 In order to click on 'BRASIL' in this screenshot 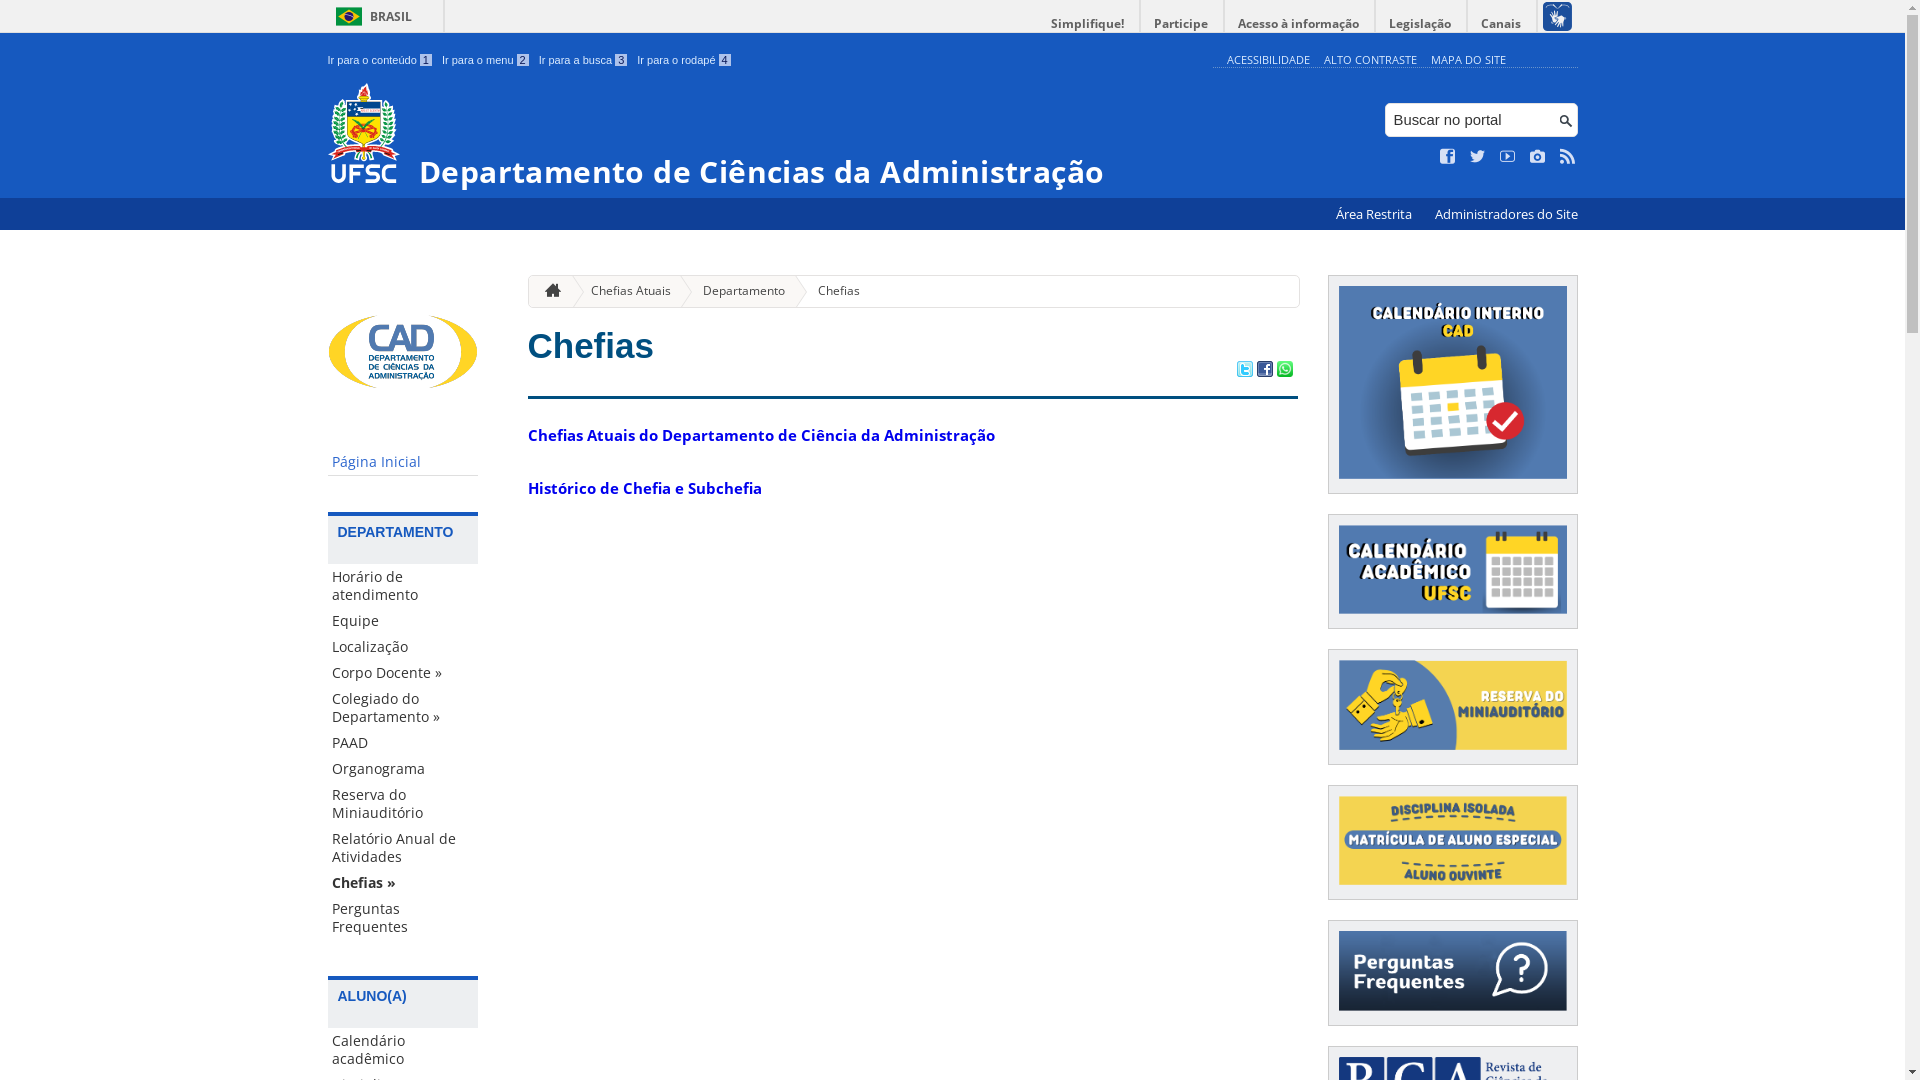, I will do `click(370, 16)`.